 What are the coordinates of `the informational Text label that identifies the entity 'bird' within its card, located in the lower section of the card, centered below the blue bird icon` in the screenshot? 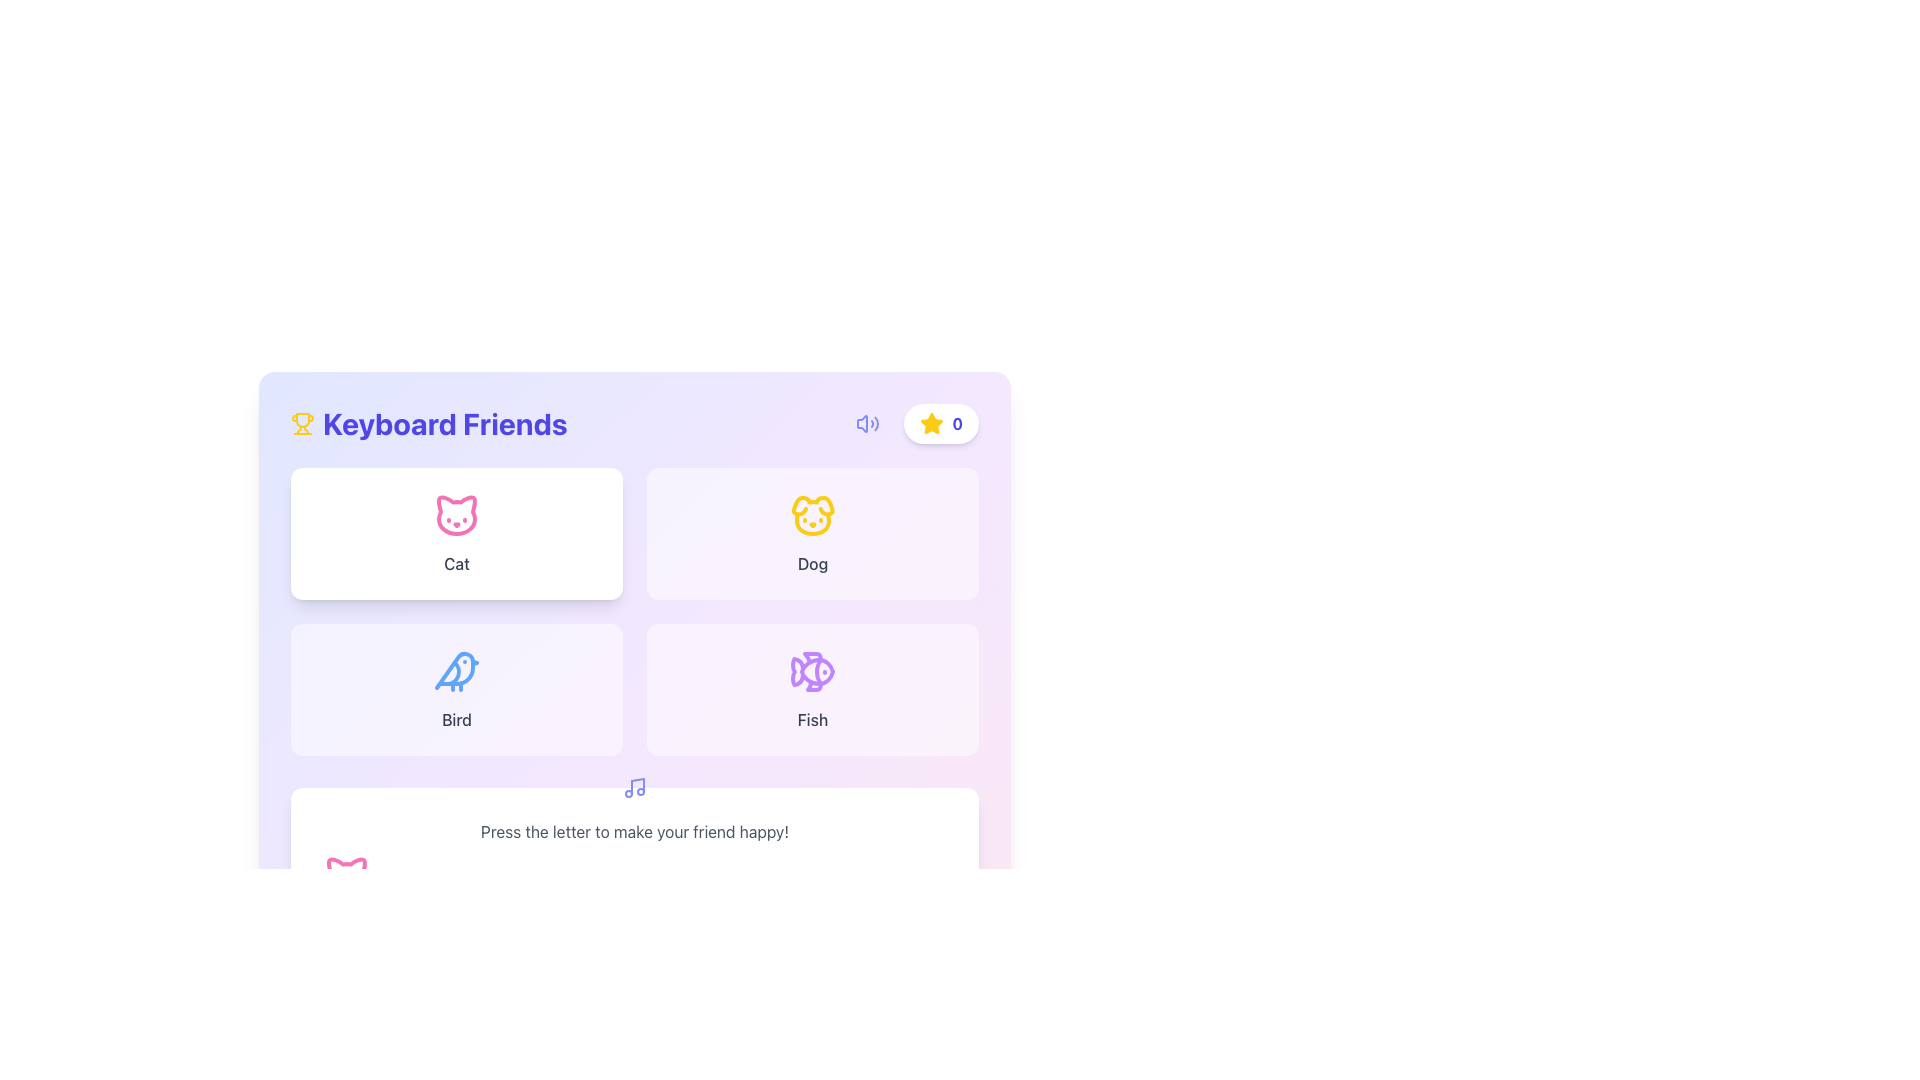 It's located at (455, 720).